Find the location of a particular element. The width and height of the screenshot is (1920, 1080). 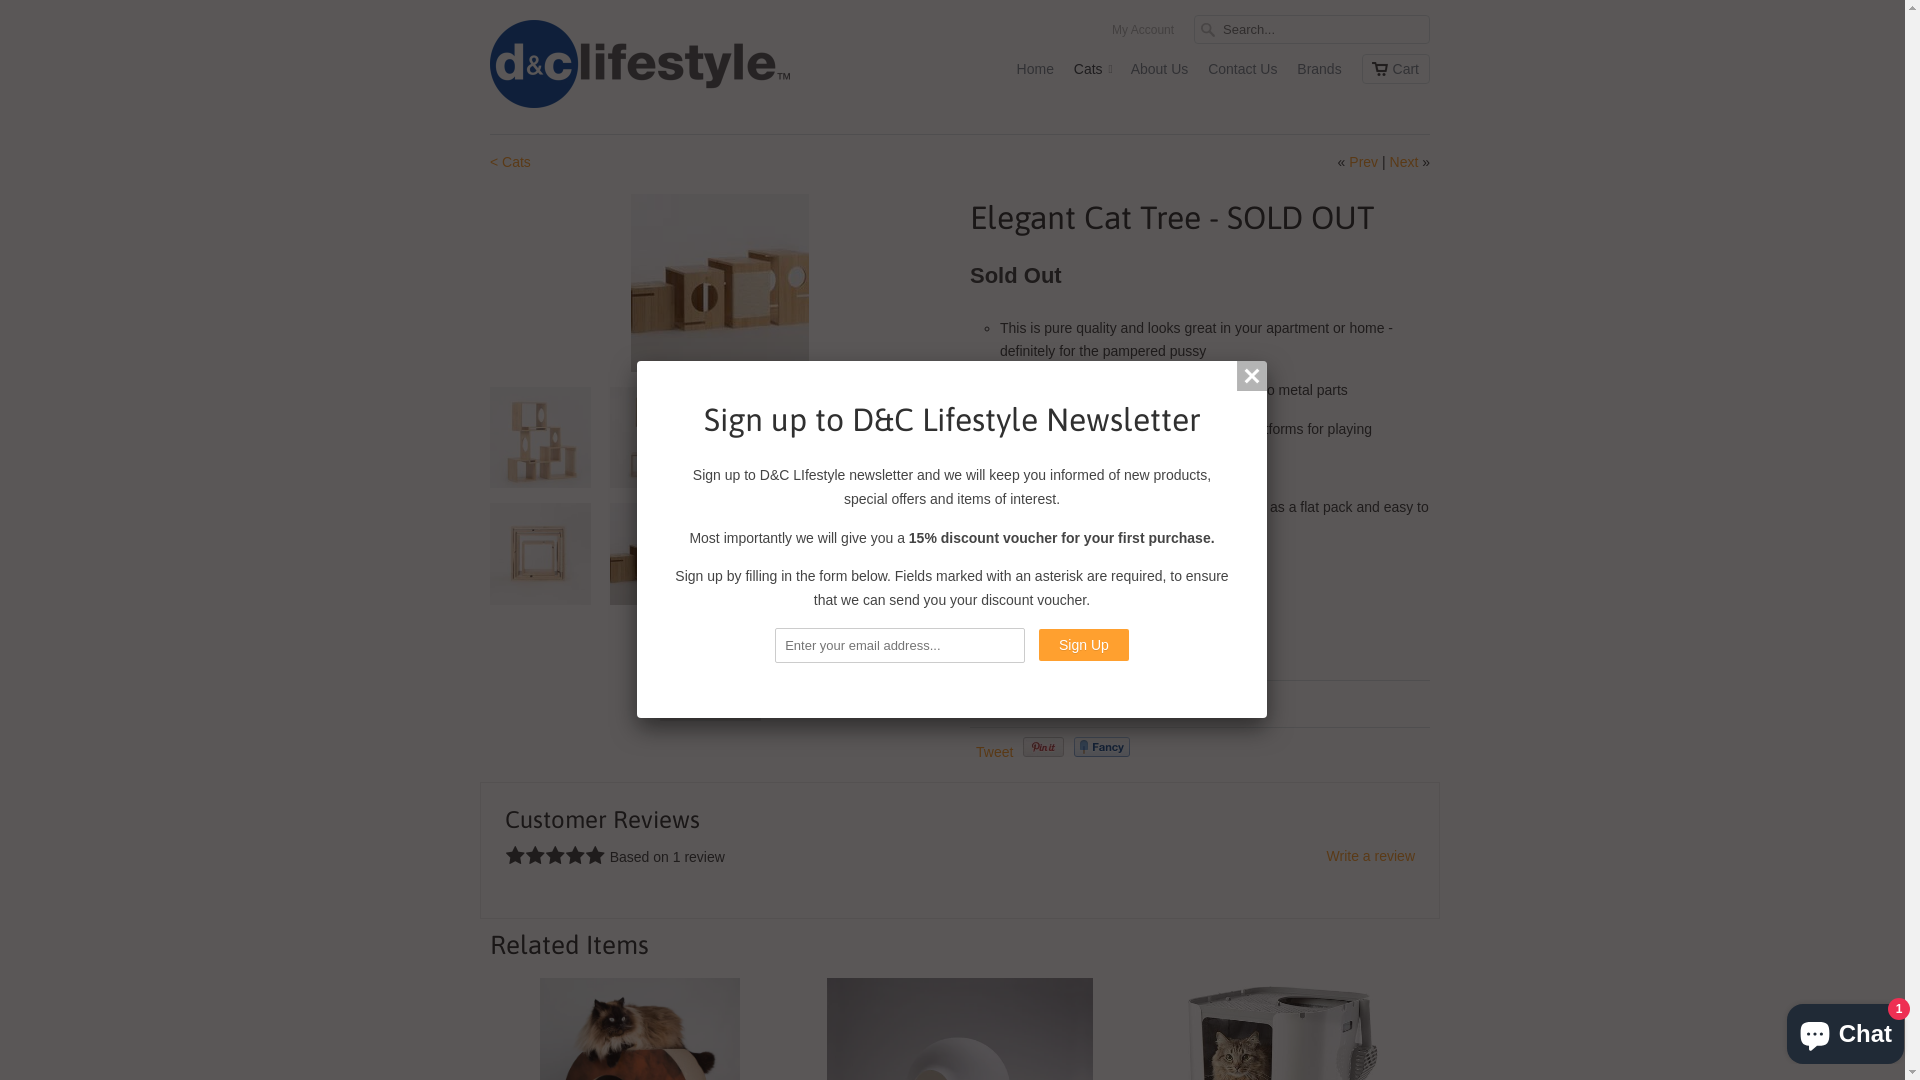

'Brands' is located at coordinates (1319, 72).